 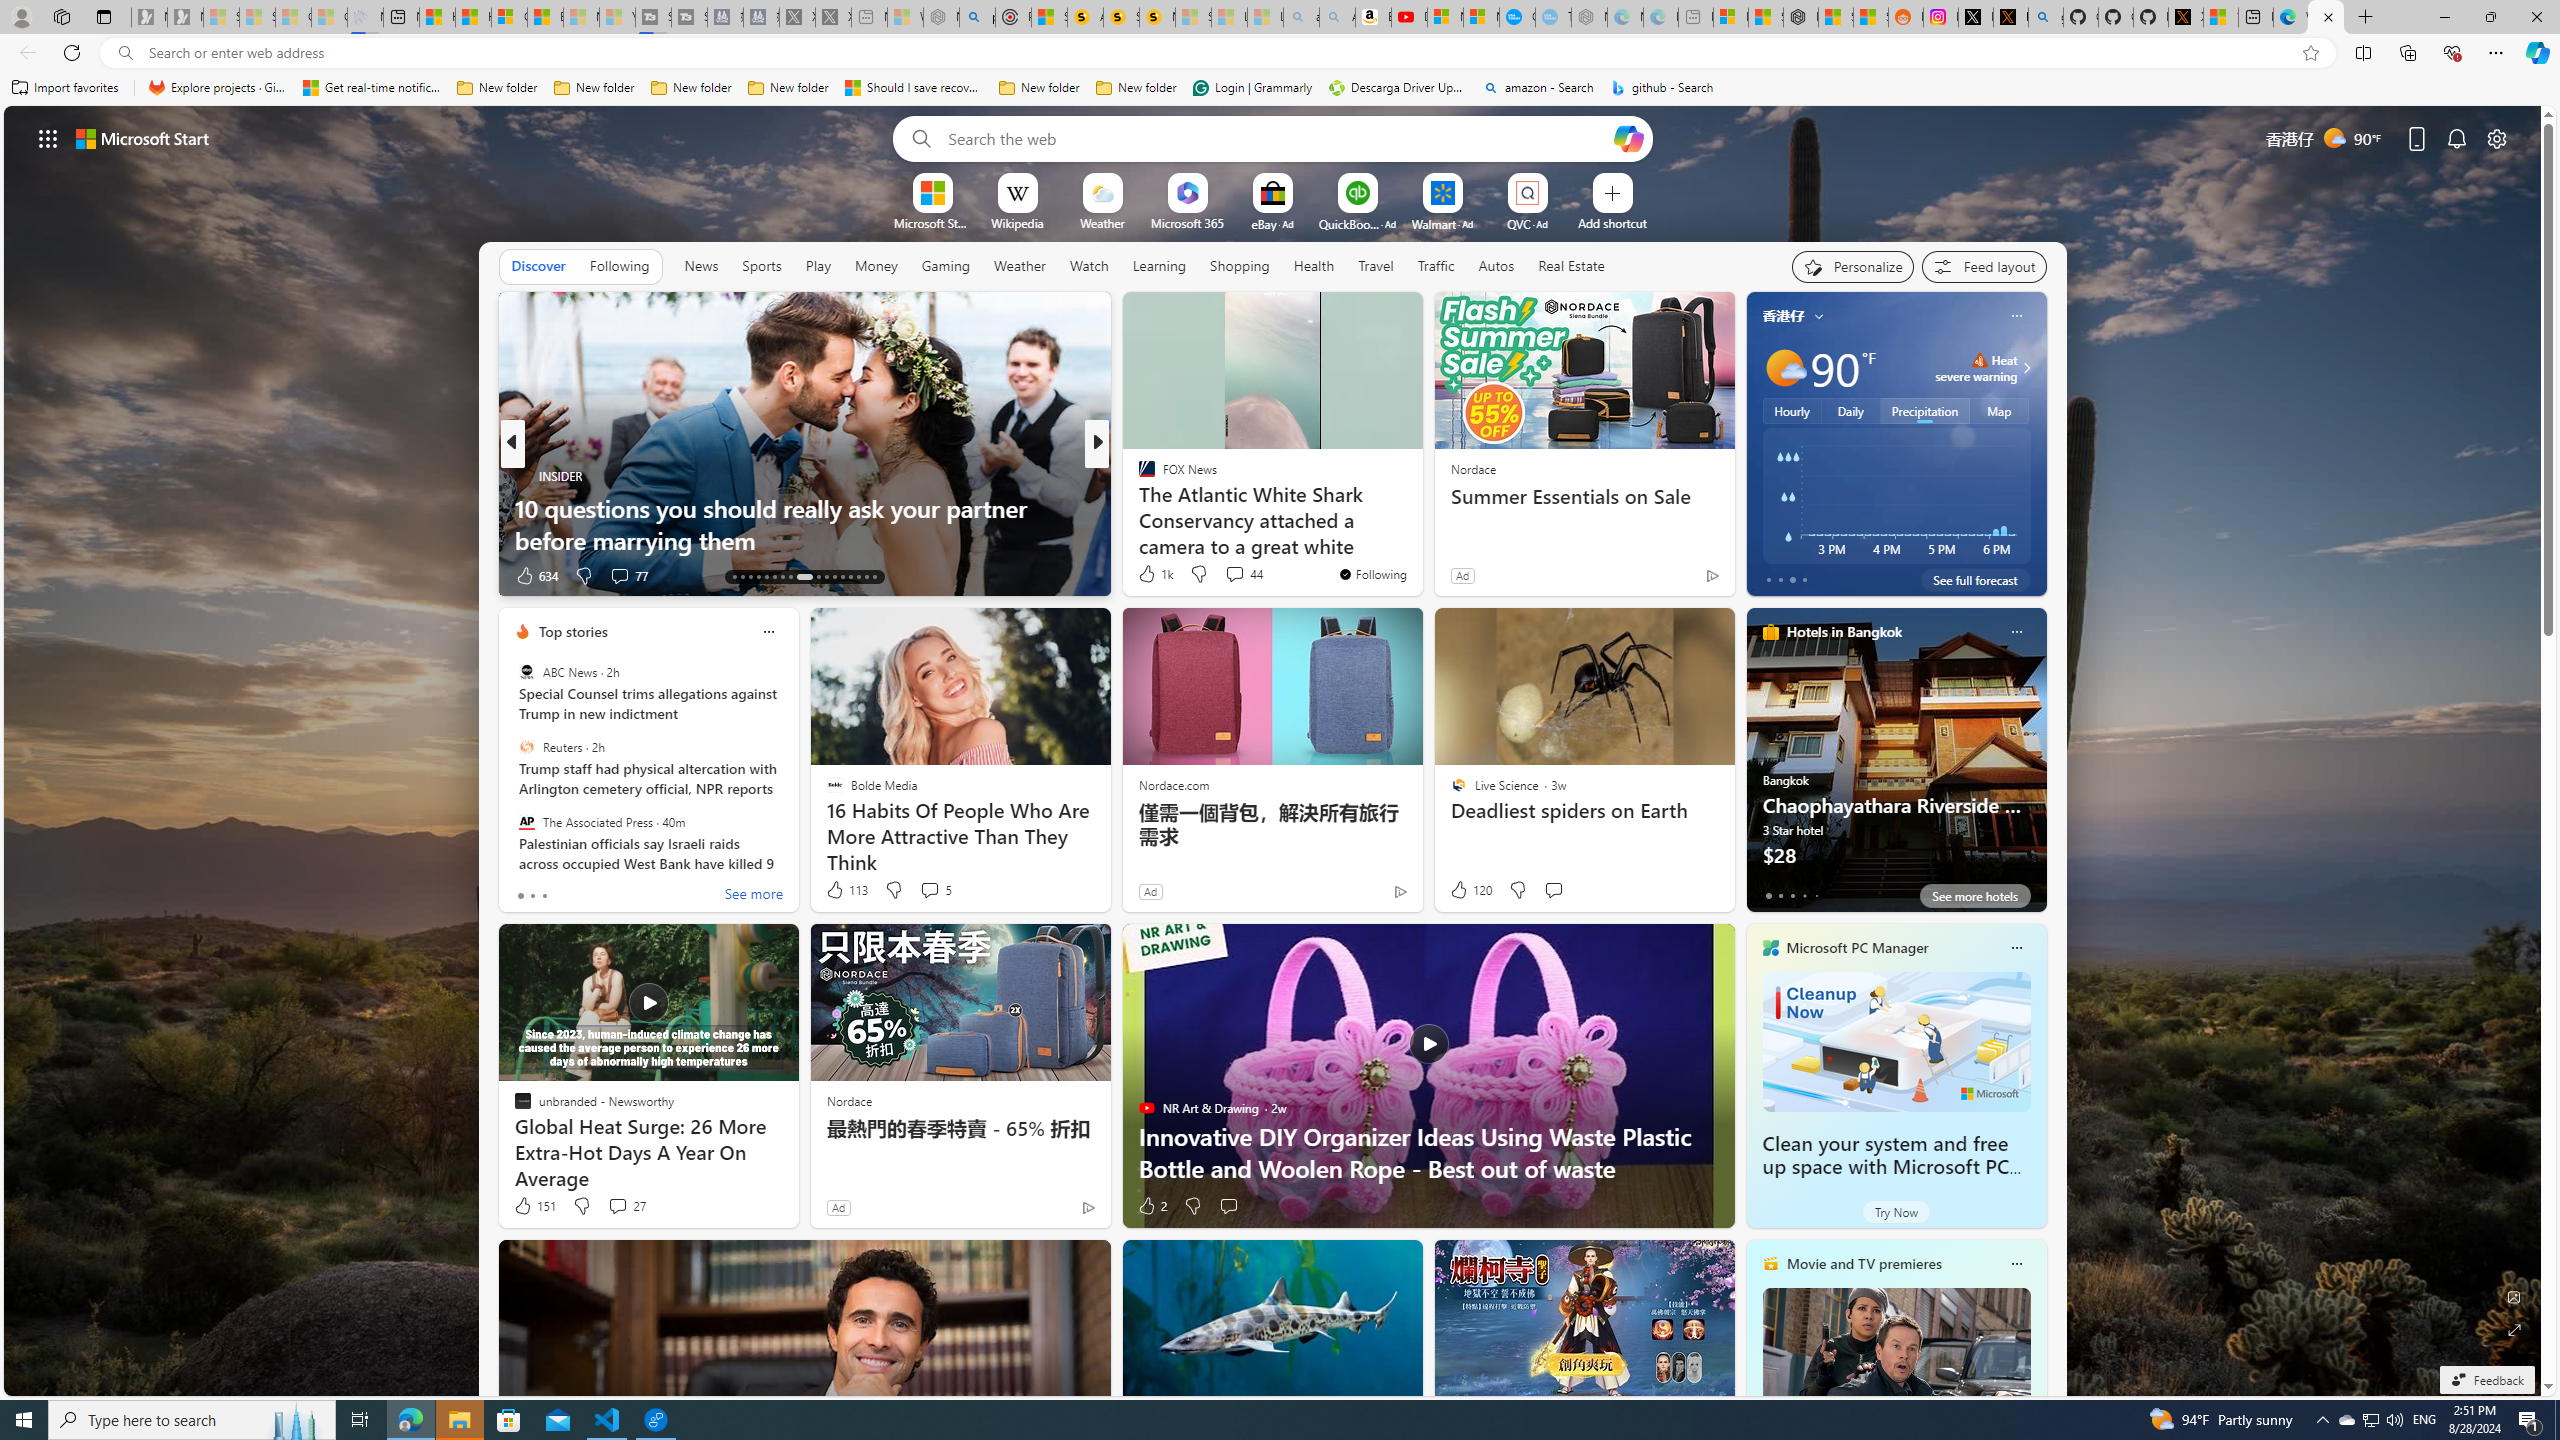 I want to click on 'Expand background', so click(x=2515, y=1330).